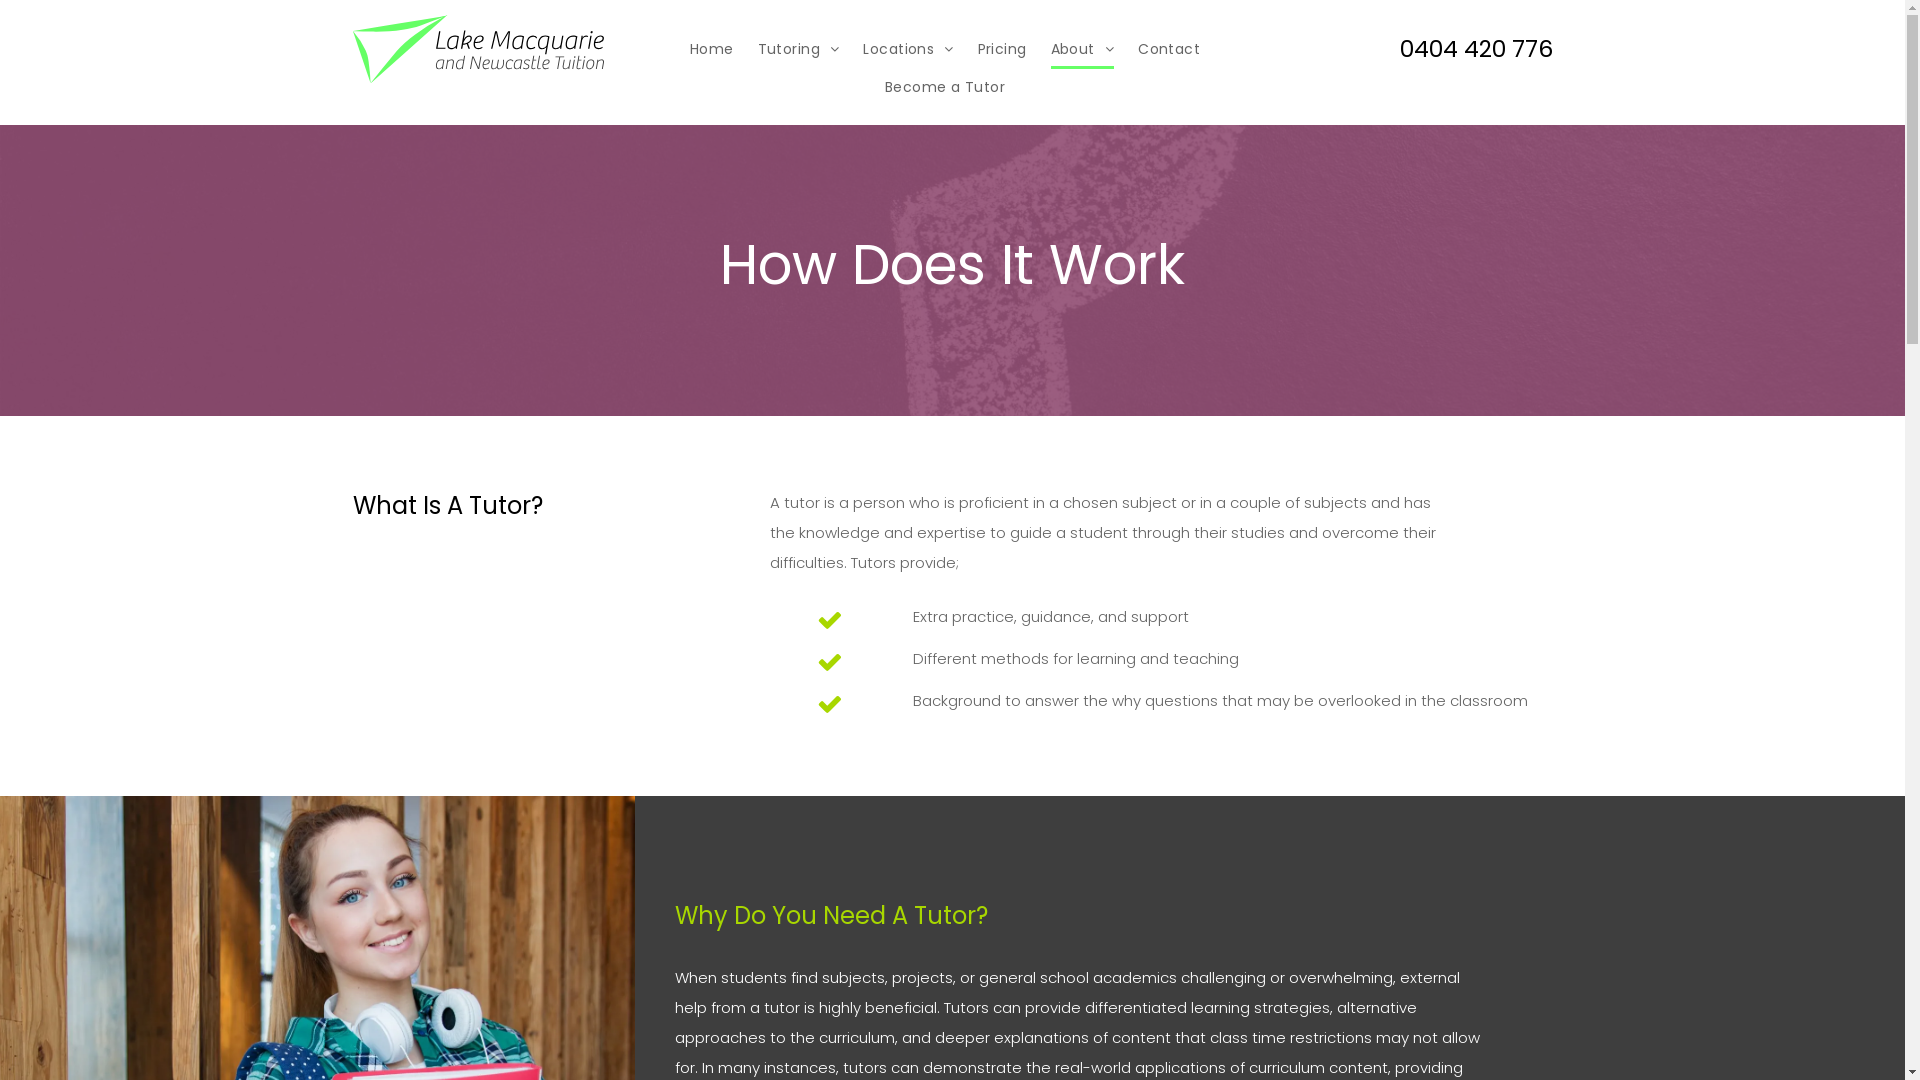  Describe the element at coordinates (1082, 48) in the screenshot. I see `'About'` at that location.